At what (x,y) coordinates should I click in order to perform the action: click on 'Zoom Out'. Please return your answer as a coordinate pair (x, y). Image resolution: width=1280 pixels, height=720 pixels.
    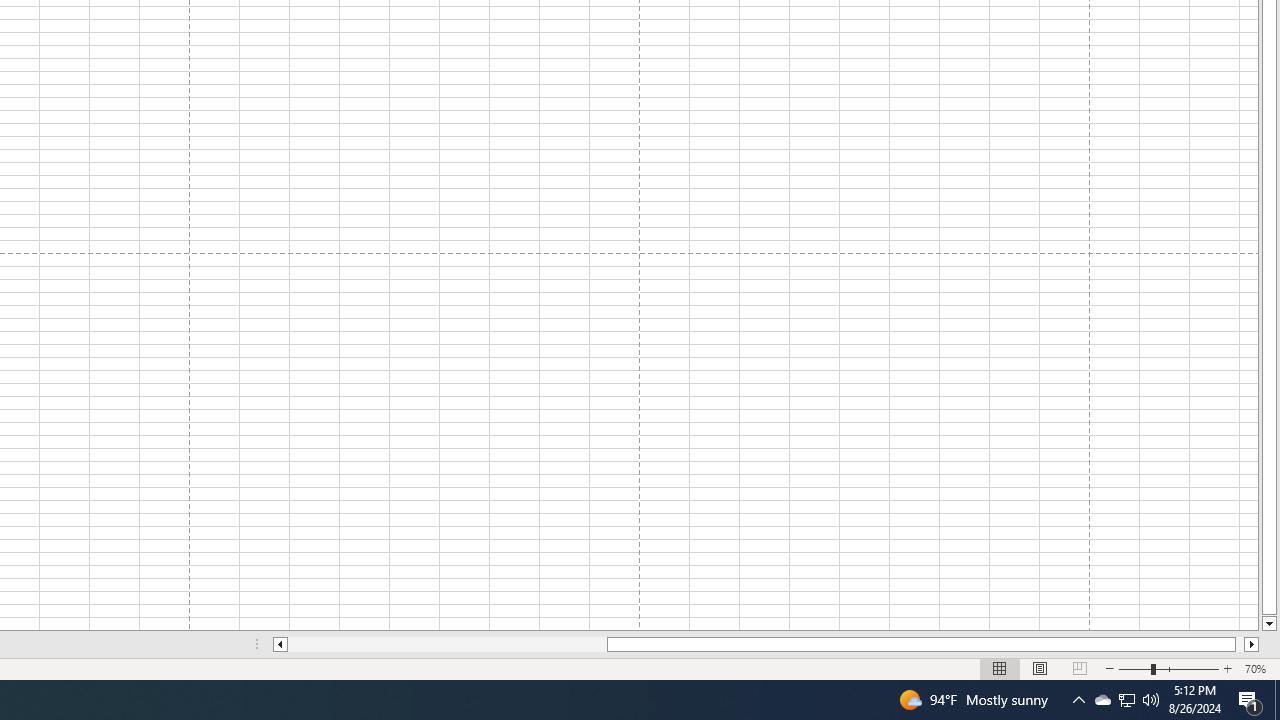
    Looking at the image, I should click on (1134, 669).